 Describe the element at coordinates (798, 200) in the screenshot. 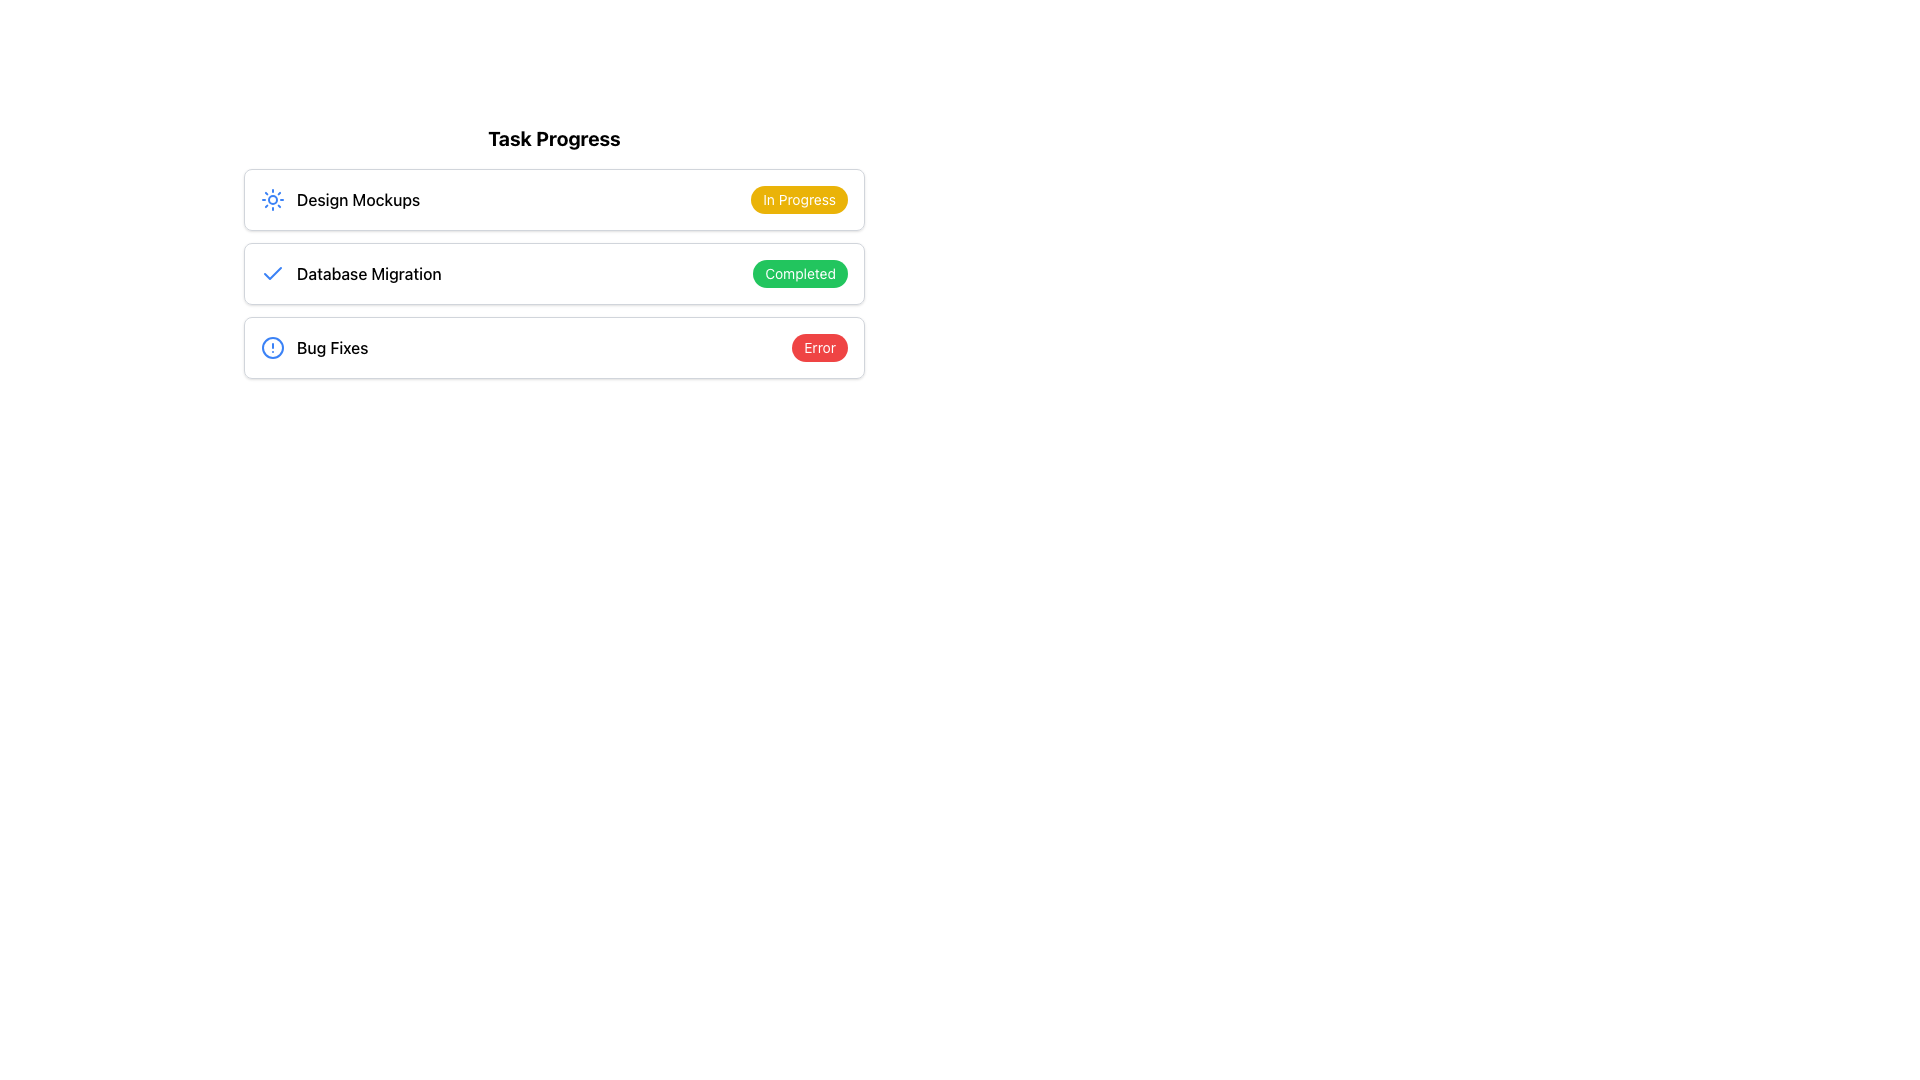

I see `the status indicator badge located to the right of the 'Design Mockups' item in the 'Task Progress' list to understand the current task status` at that location.